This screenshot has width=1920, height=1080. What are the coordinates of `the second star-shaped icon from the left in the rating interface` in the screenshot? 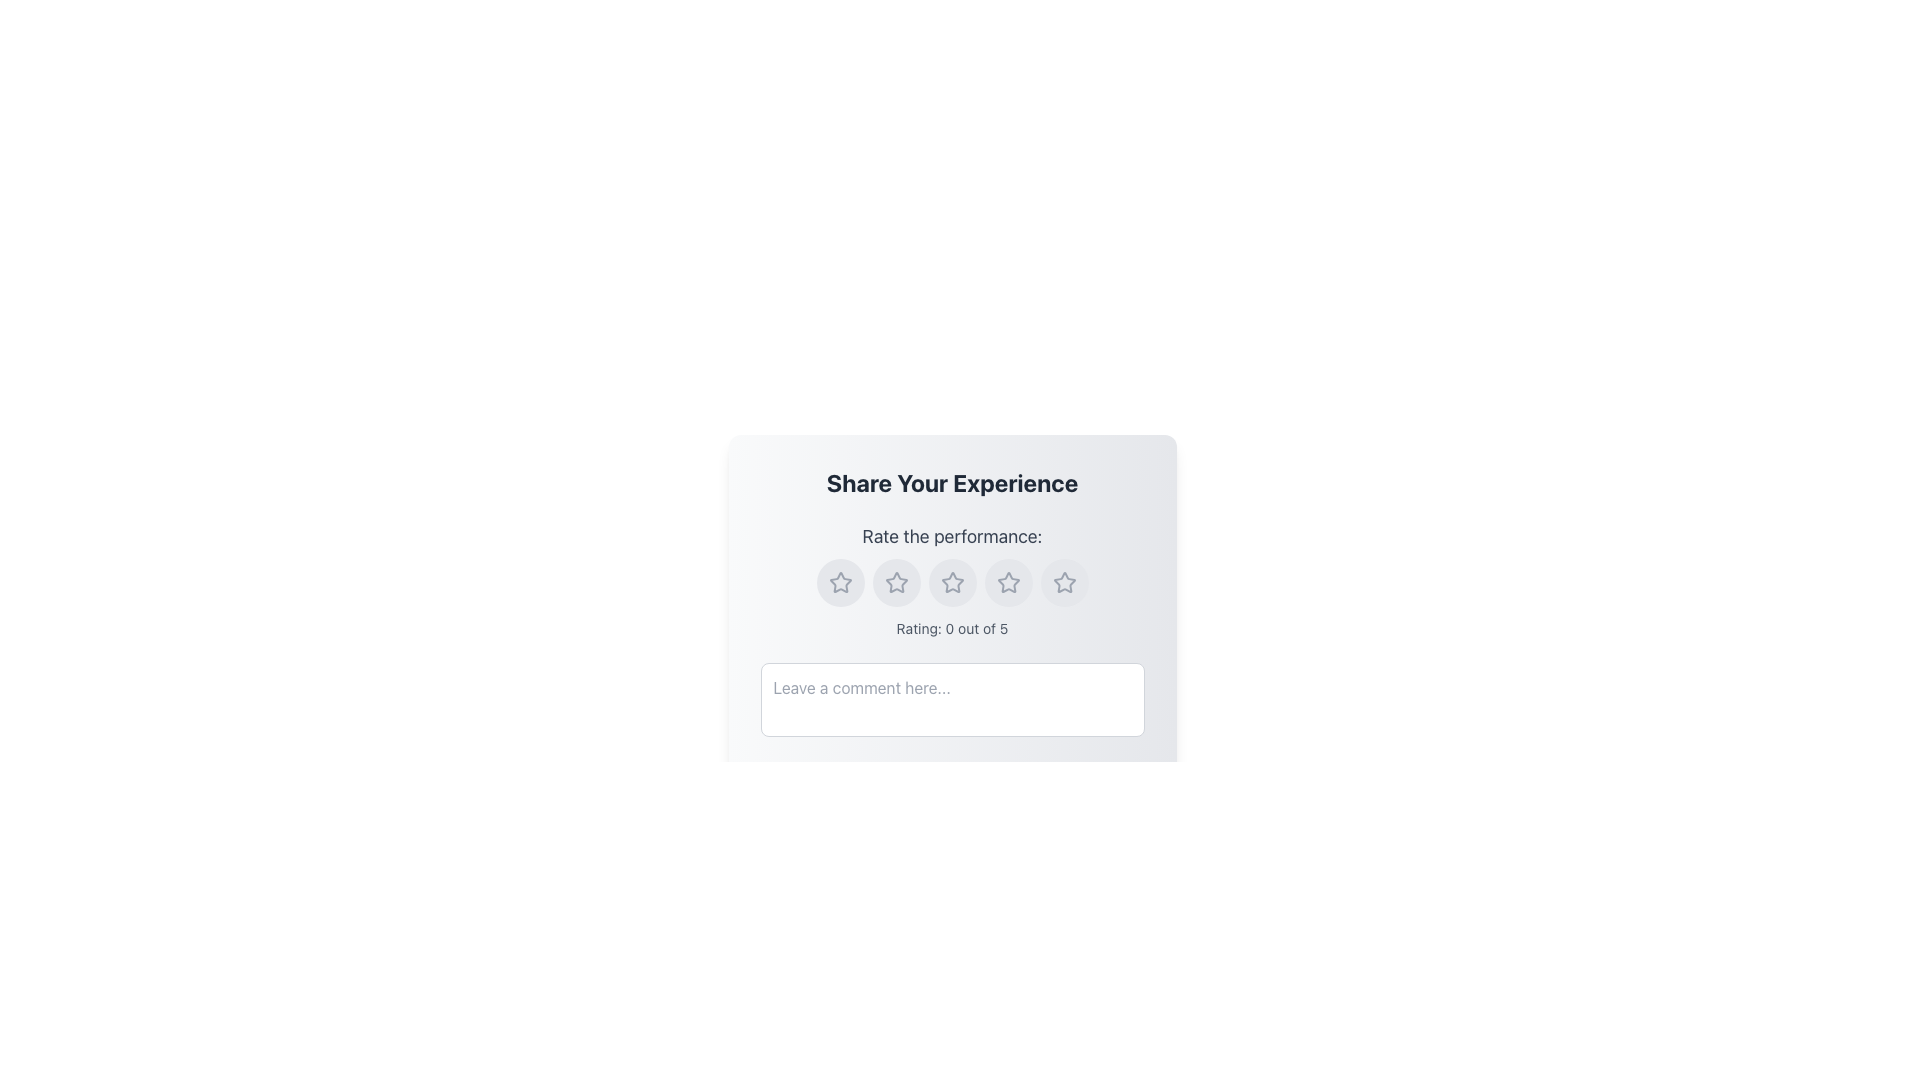 It's located at (895, 582).